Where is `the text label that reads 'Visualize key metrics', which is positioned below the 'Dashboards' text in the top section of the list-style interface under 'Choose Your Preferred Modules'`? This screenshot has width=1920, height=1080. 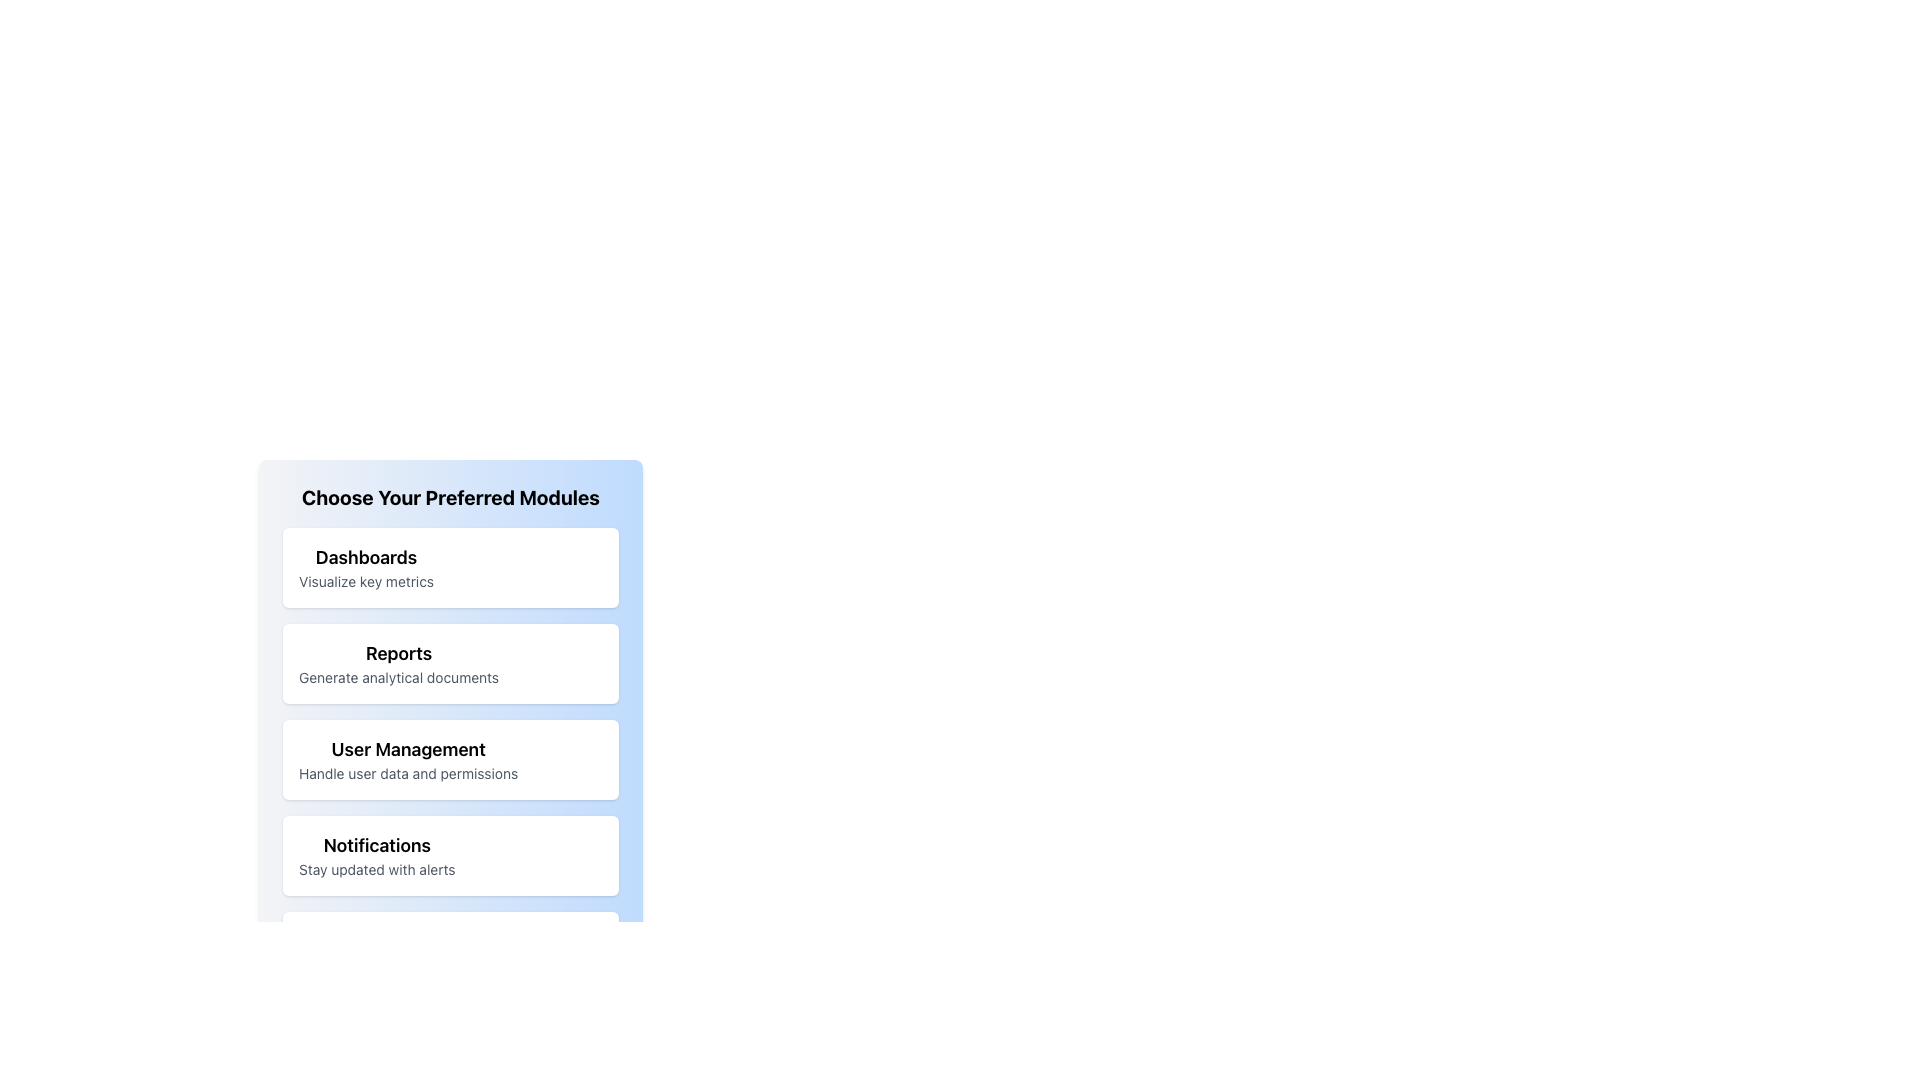 the text label that reads 'Visualize key metrics', which is positioned below the 'Dashboards' text in the top section of the list-style interface under 'Choose Your Preferred Modules' is located at coordinates (366, 582).